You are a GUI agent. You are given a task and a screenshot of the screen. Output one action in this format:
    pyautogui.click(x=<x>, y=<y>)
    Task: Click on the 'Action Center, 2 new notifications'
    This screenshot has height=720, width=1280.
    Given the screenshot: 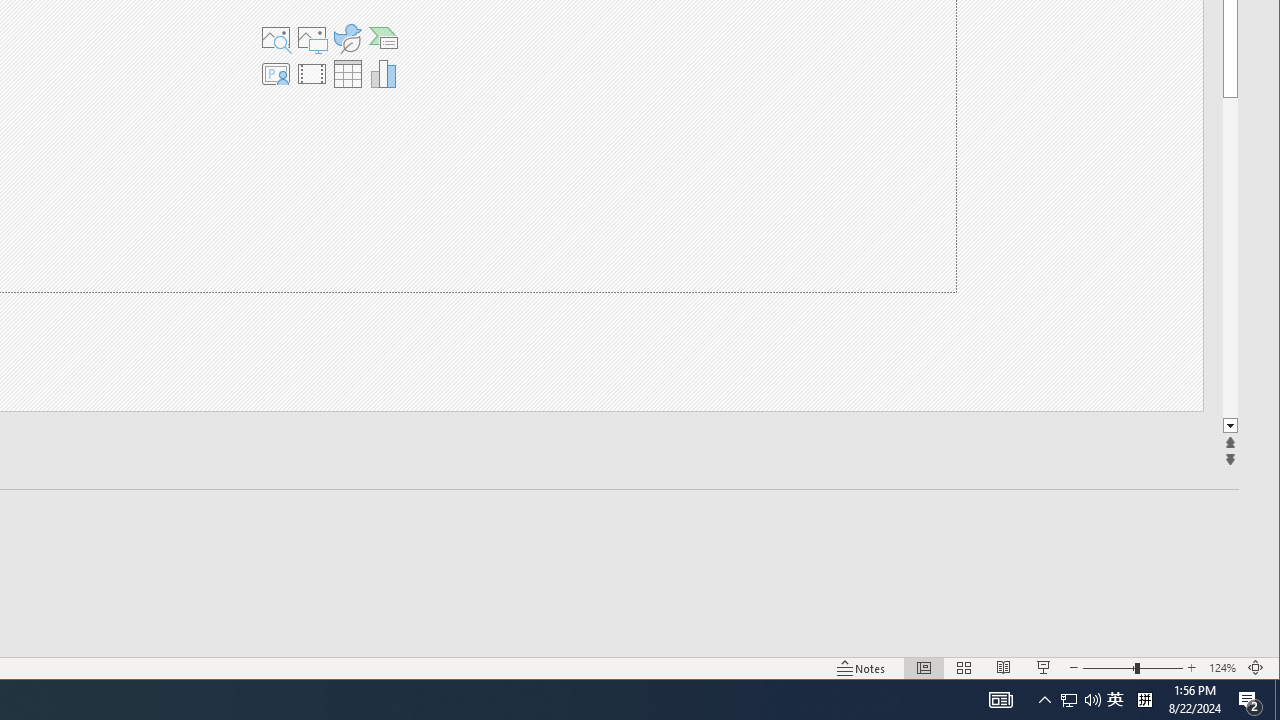 What is the action you would take?
    pyautogui.click(x=1250, y=698)
    